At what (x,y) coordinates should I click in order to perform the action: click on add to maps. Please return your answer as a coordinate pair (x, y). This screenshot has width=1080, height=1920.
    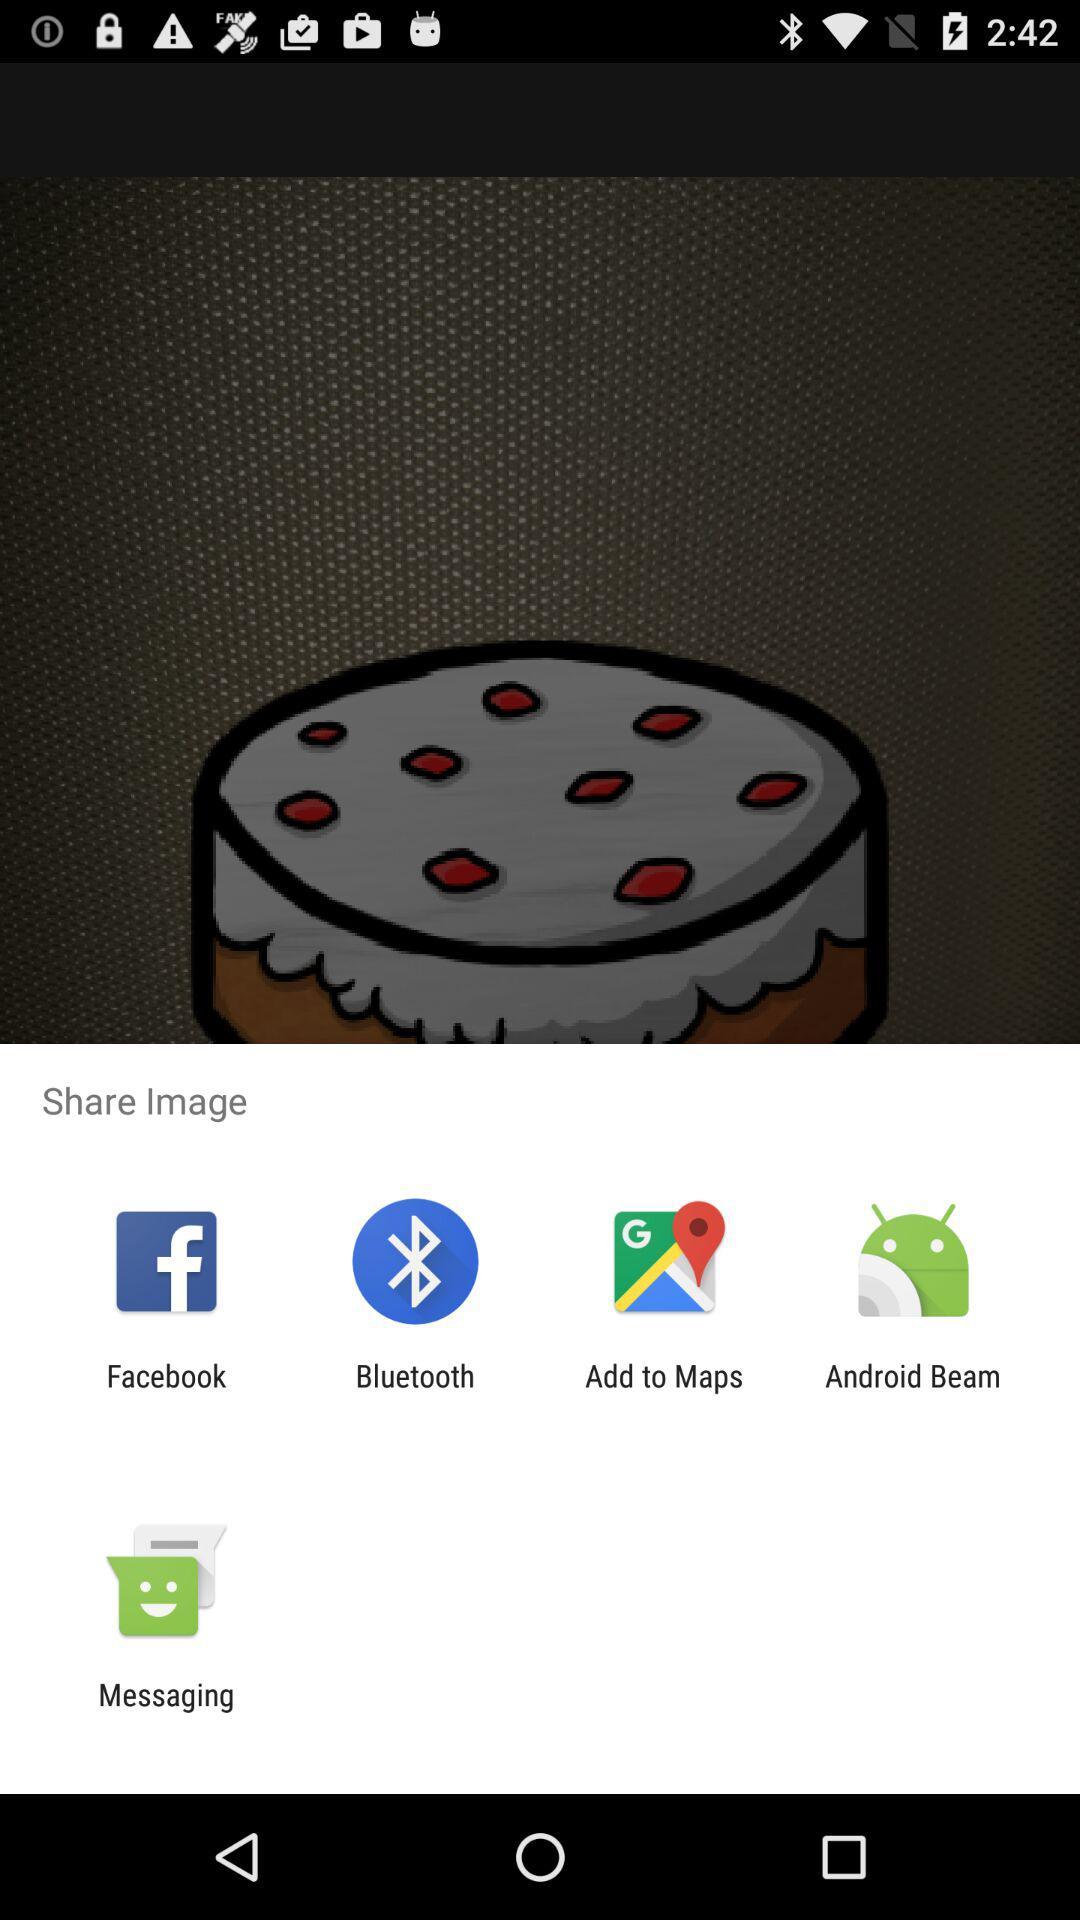
    Looking at the image, I should click on (664, 1392).